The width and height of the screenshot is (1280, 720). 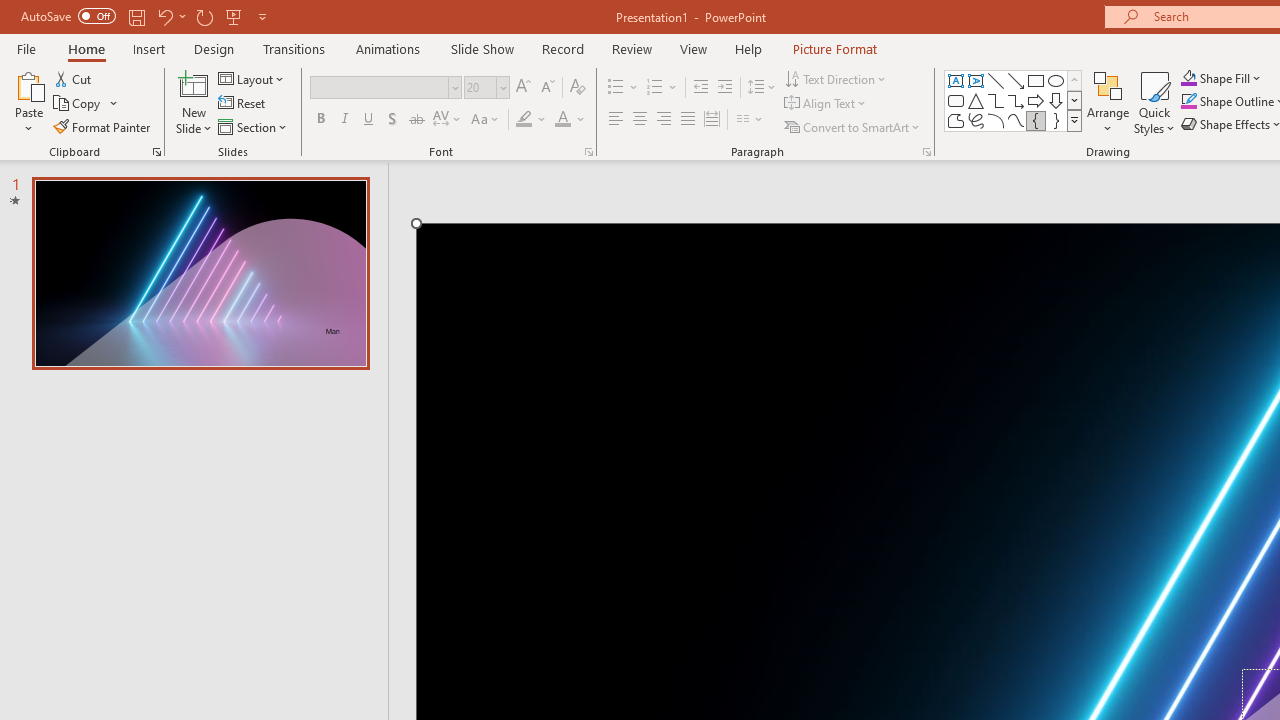 I want to click on 'Picture Format', so click(x=835, y=48).